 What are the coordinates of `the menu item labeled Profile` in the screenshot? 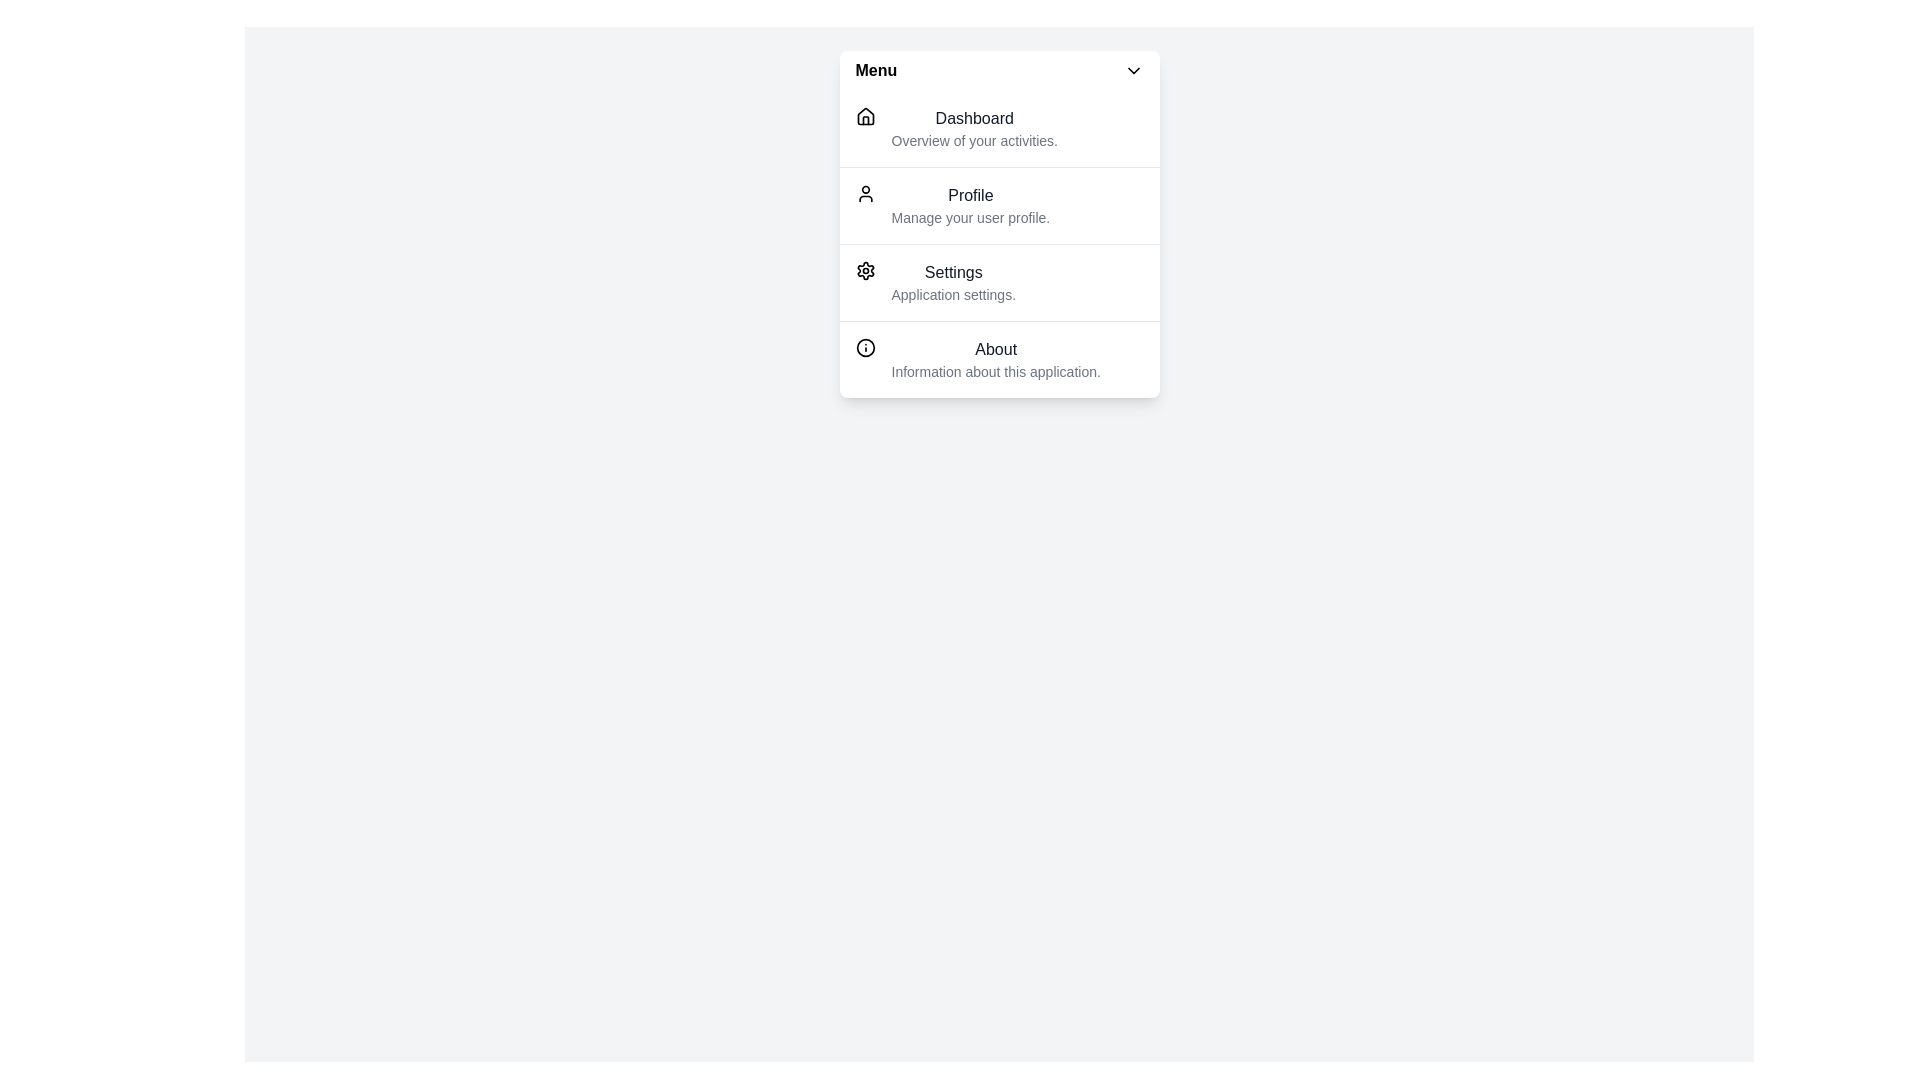 It's located at (999, 205).